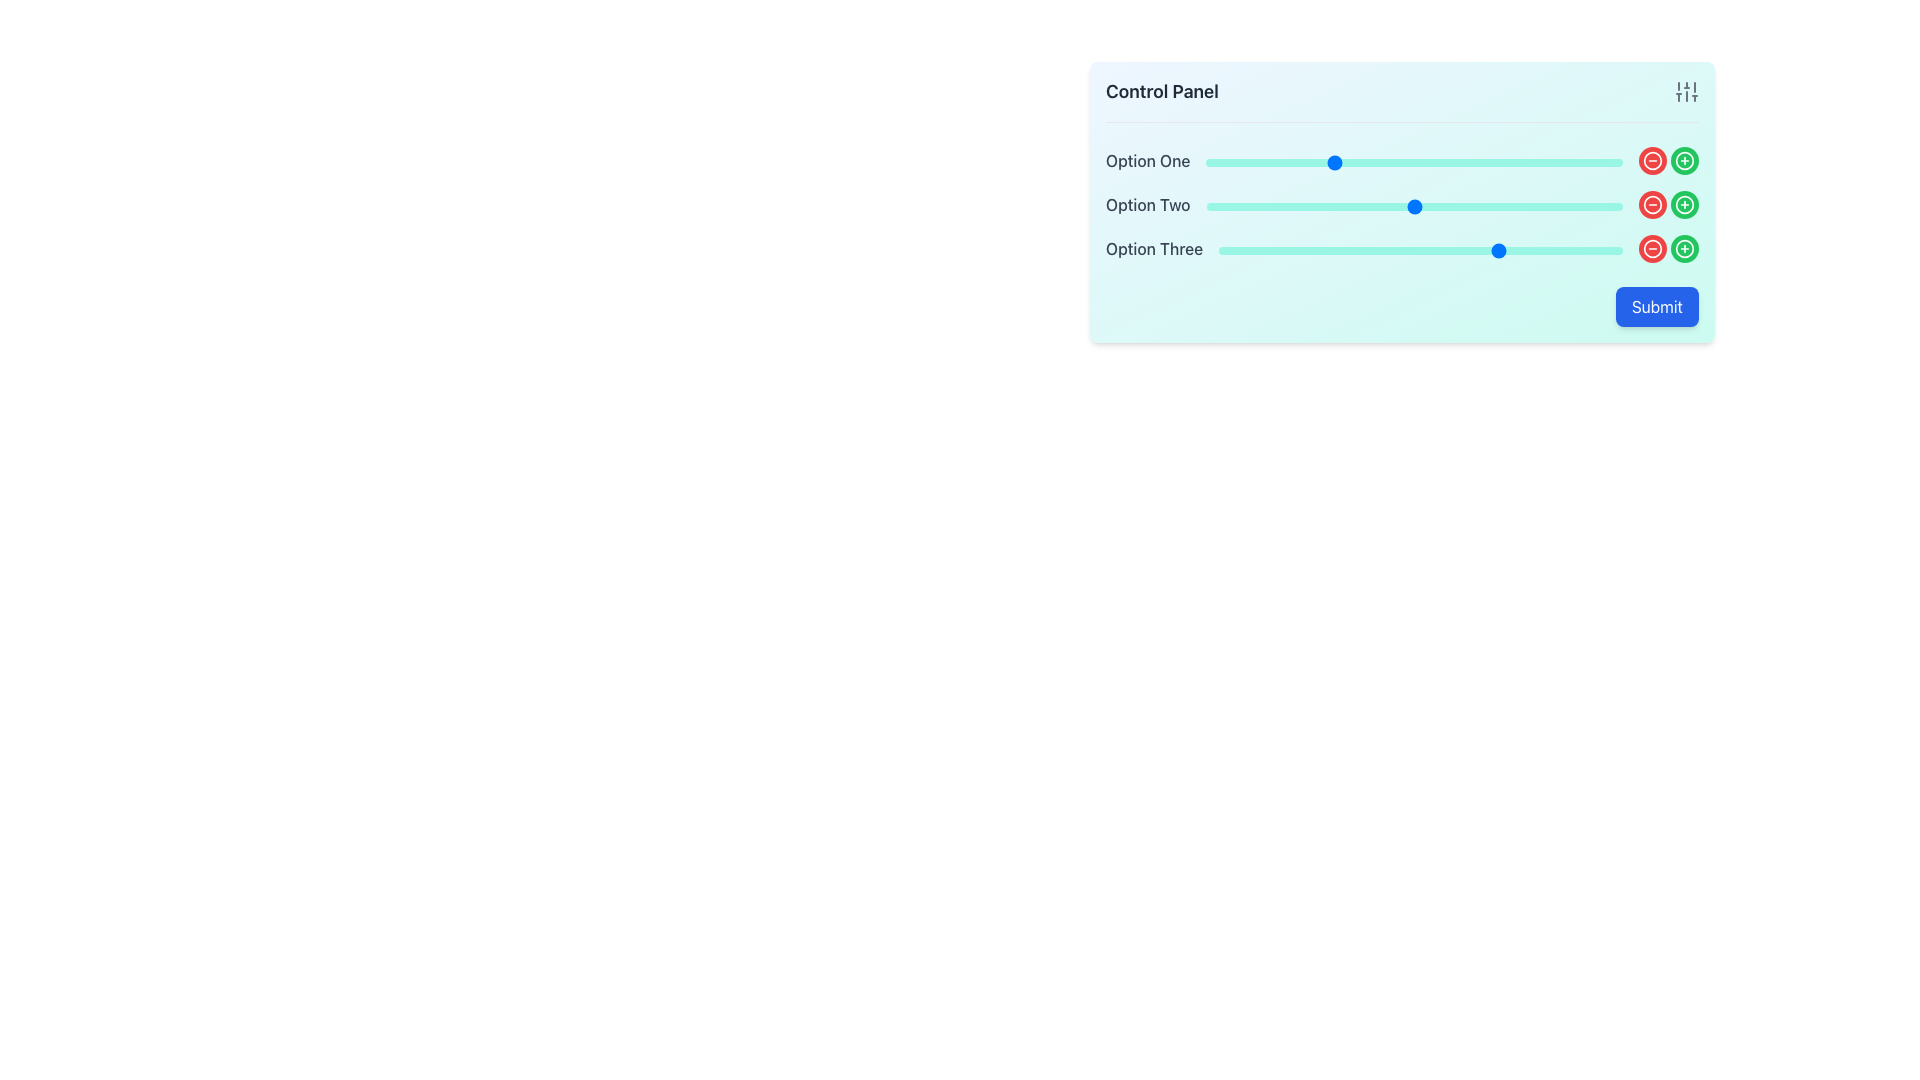  What do you see at coordinates (1652, 248) in the screenshot?
I see `the red circular button with a white minus icon located on the right side of the 'Option Three' slider` at bounding box center [1652, 248].